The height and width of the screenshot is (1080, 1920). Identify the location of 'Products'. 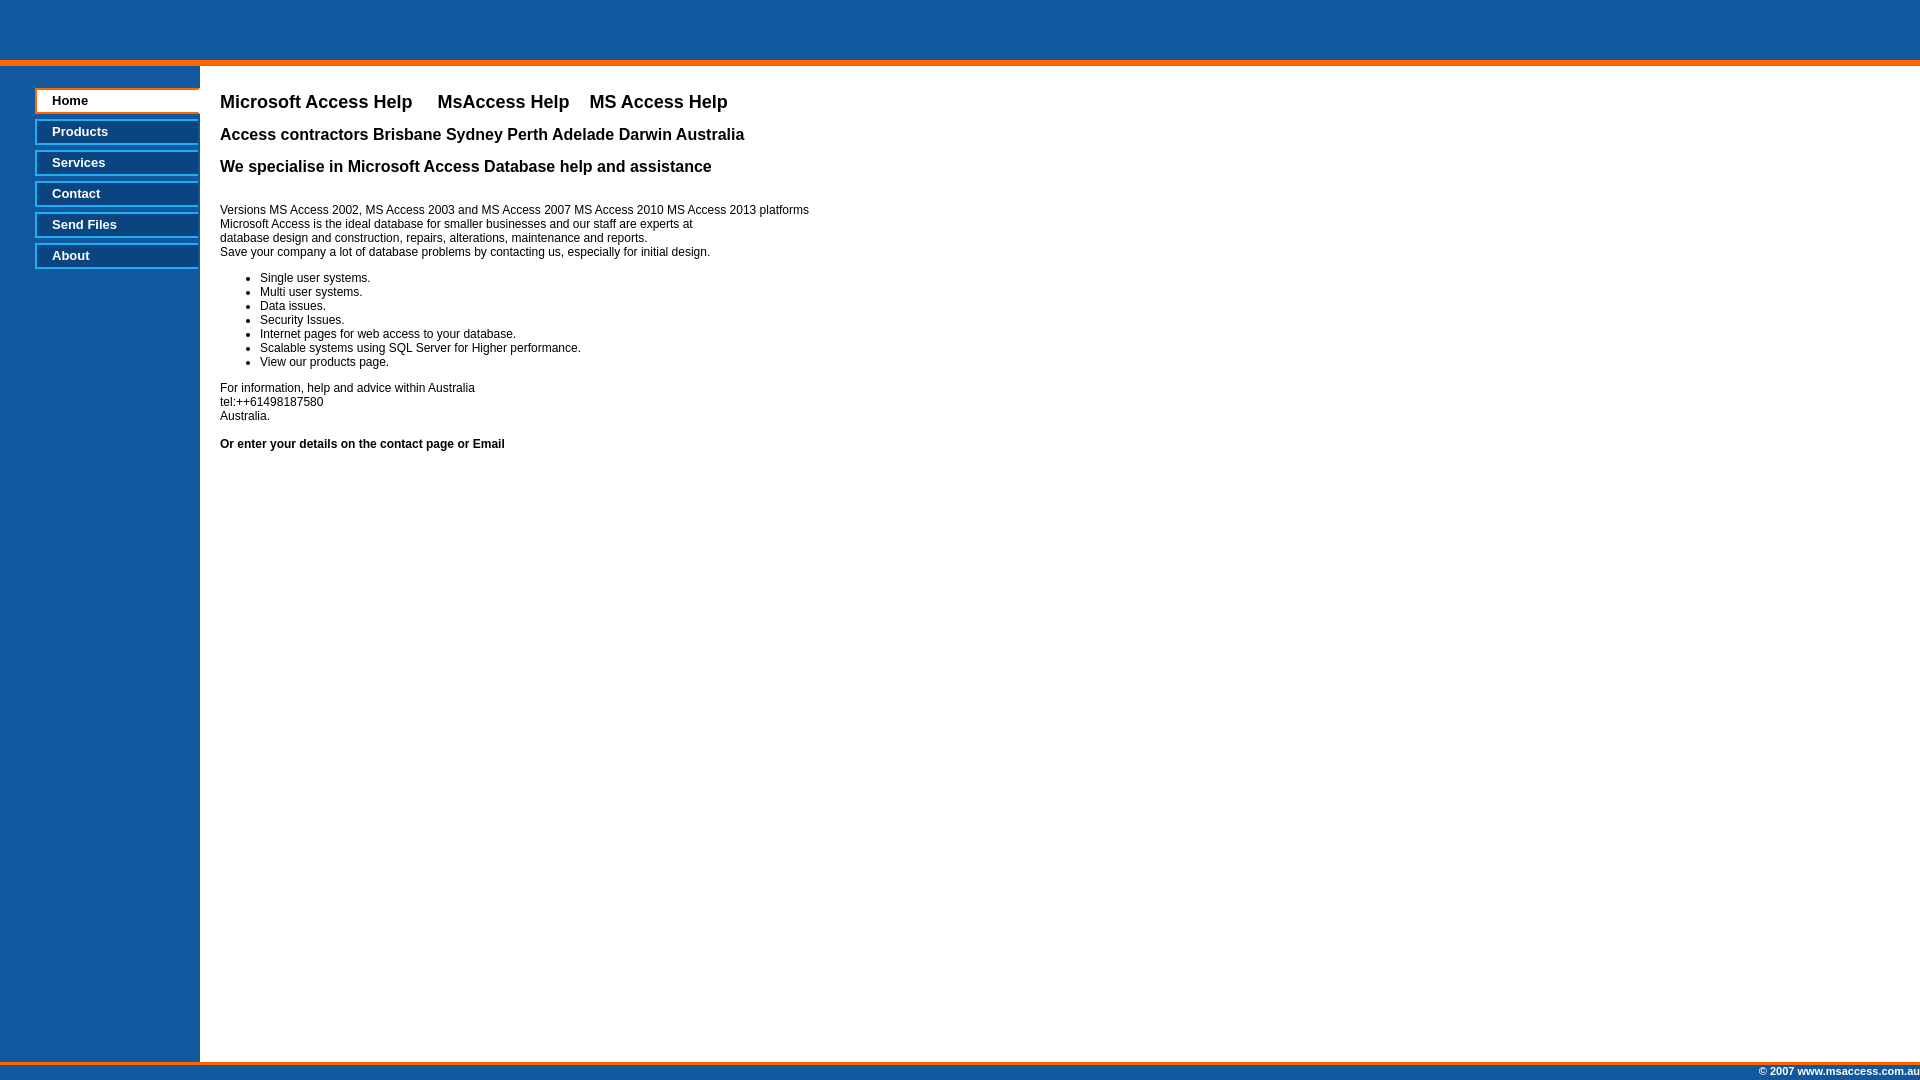
(115, 131).